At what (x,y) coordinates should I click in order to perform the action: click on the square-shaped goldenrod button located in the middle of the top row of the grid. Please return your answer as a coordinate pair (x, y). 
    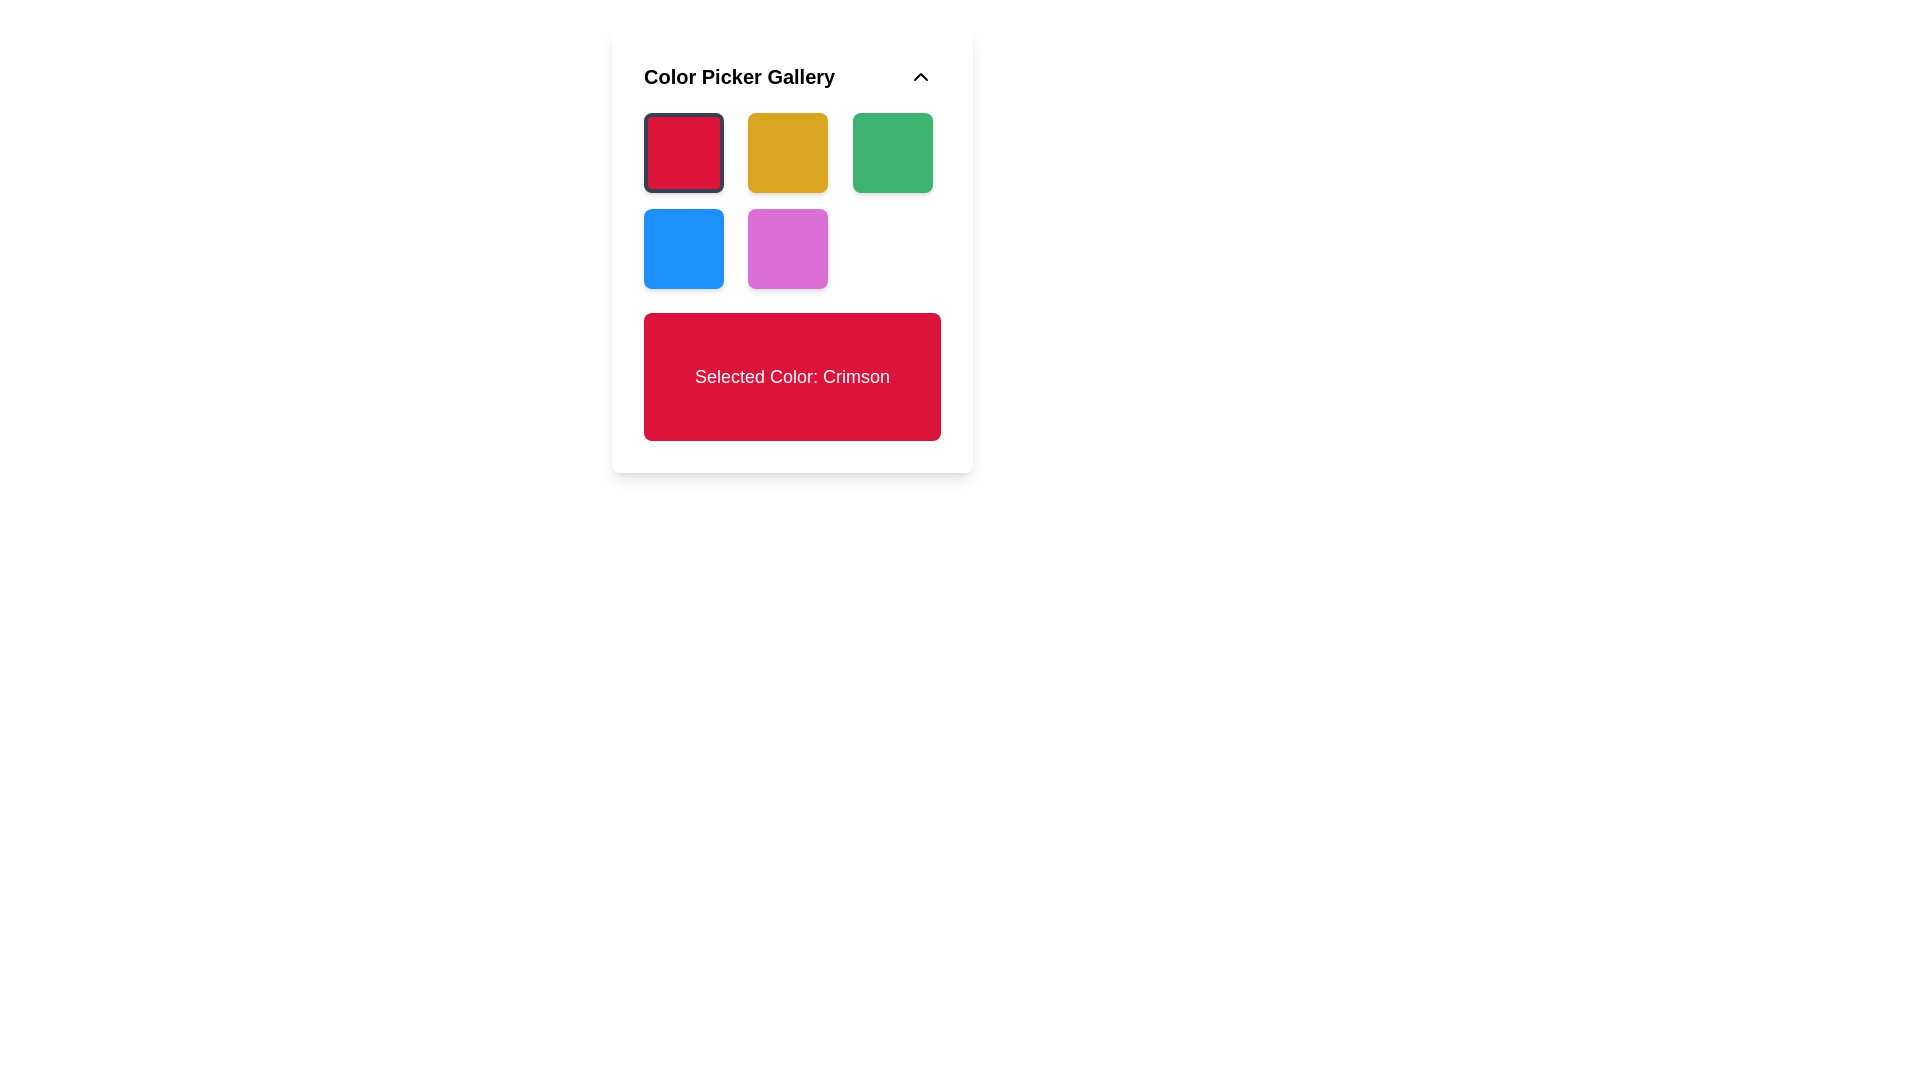
    Looking at the image, I should click on (787, 152).